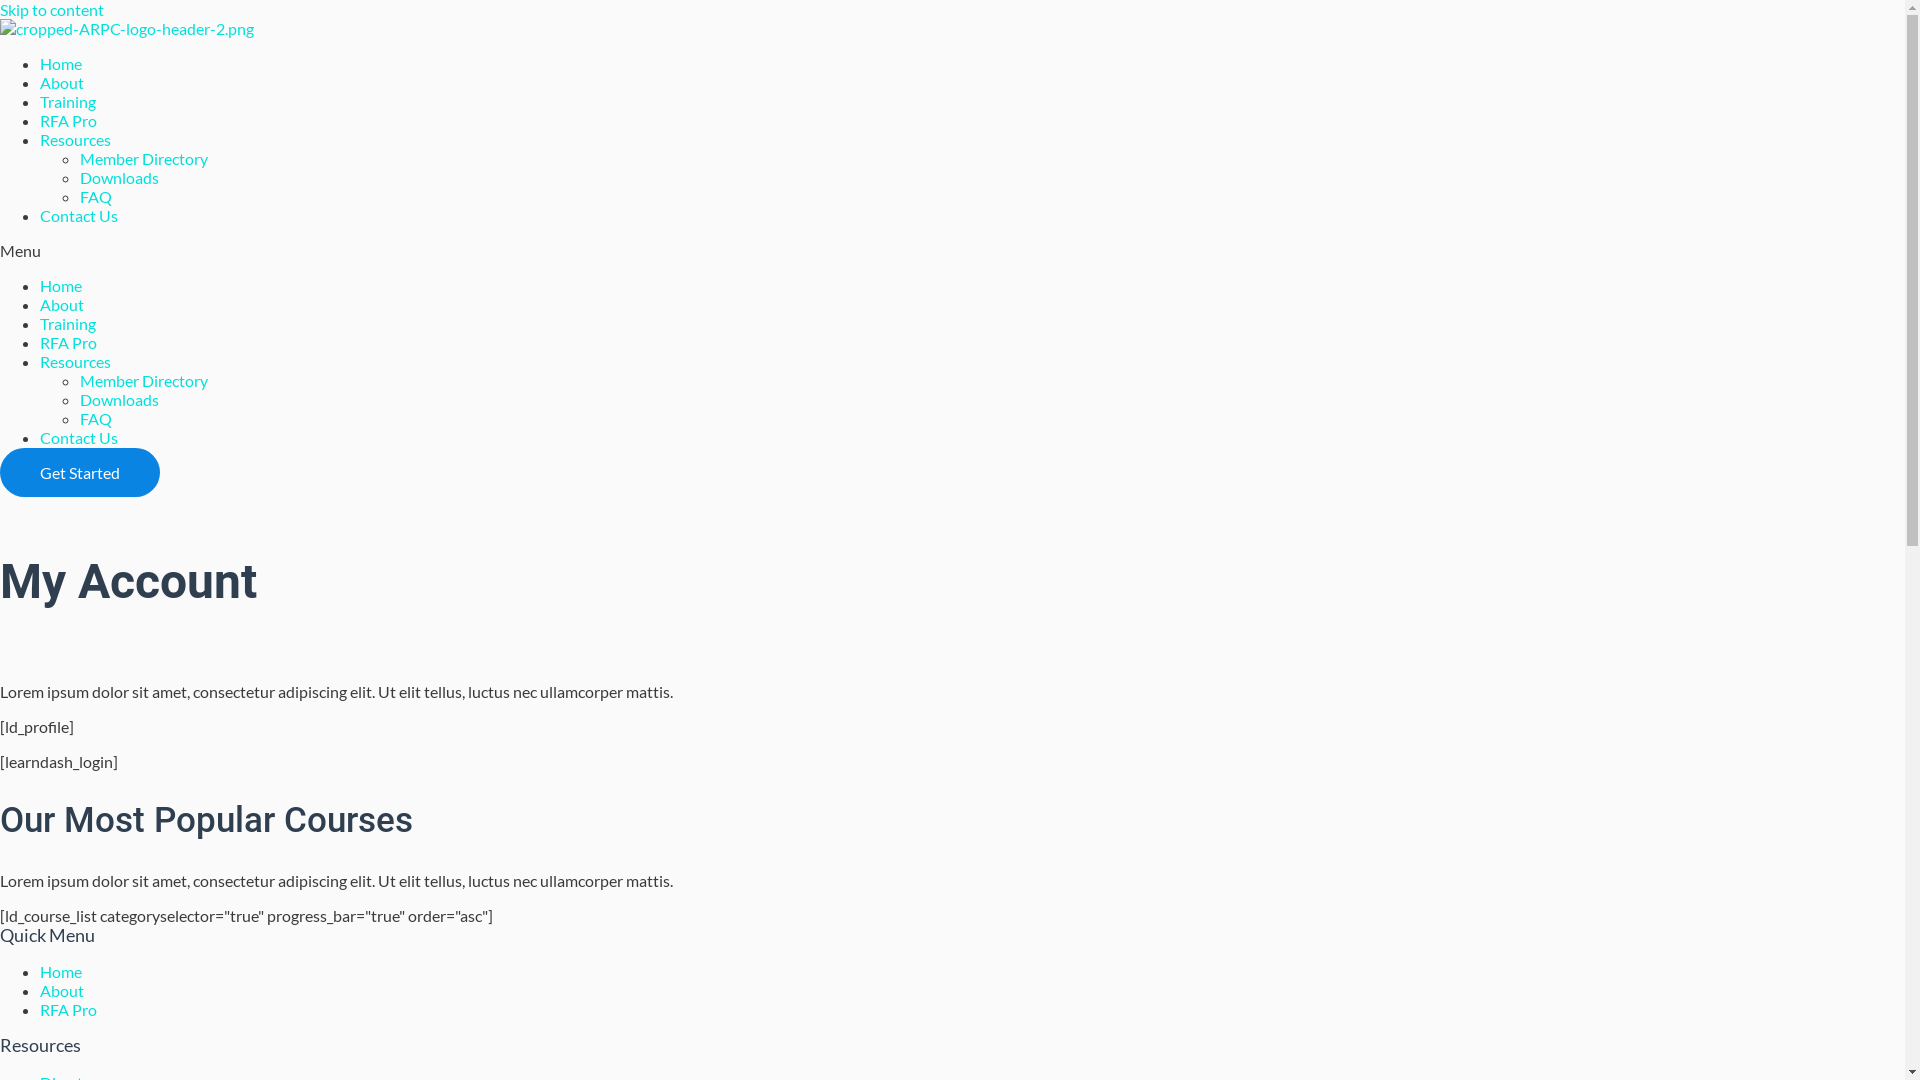 Image resolution: width=1920 pixels, height=1080 pixels. What do you see at coordinates (39, 215) in the screenshot?
I see `'Contact Us'` at bounding box center [39, 215].